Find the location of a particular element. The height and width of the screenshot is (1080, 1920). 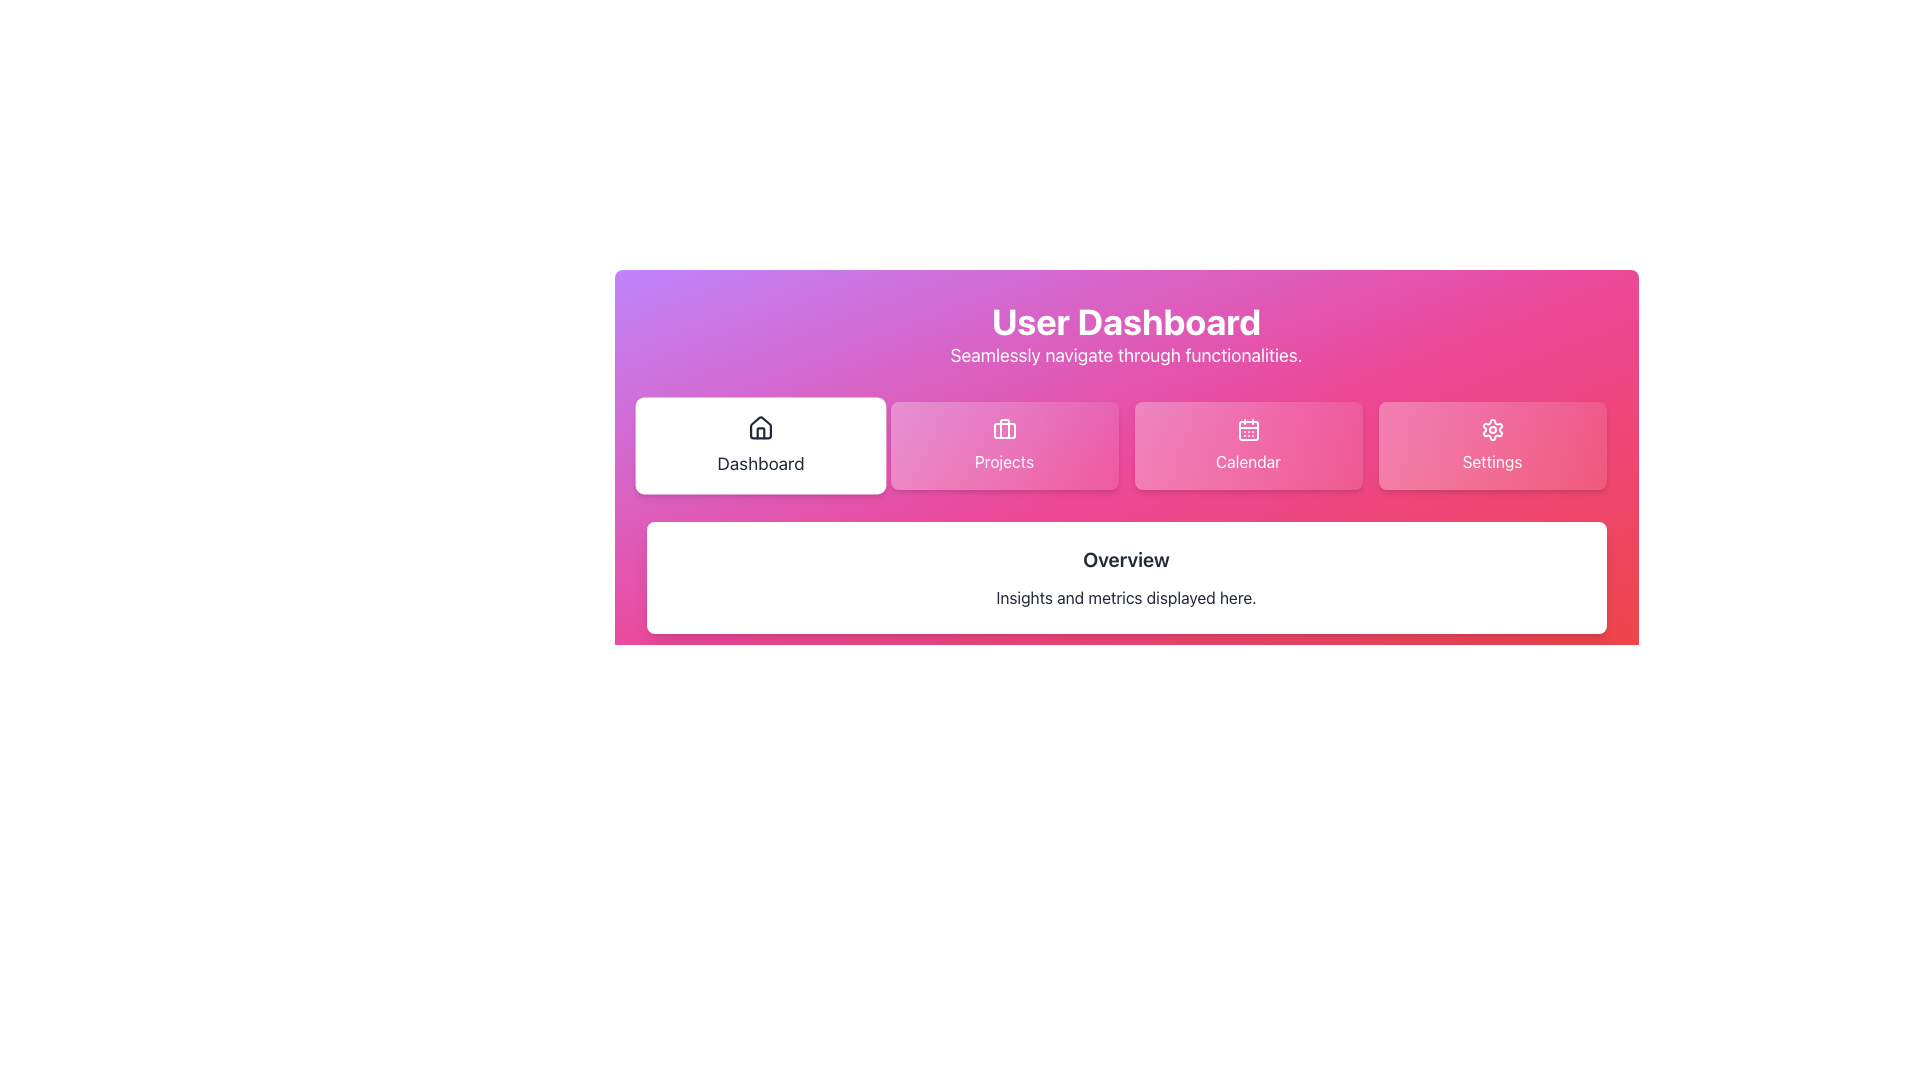

the rightmost button in the horizontal grid that navigates to the settings page is located at coordinates (1492, 445).